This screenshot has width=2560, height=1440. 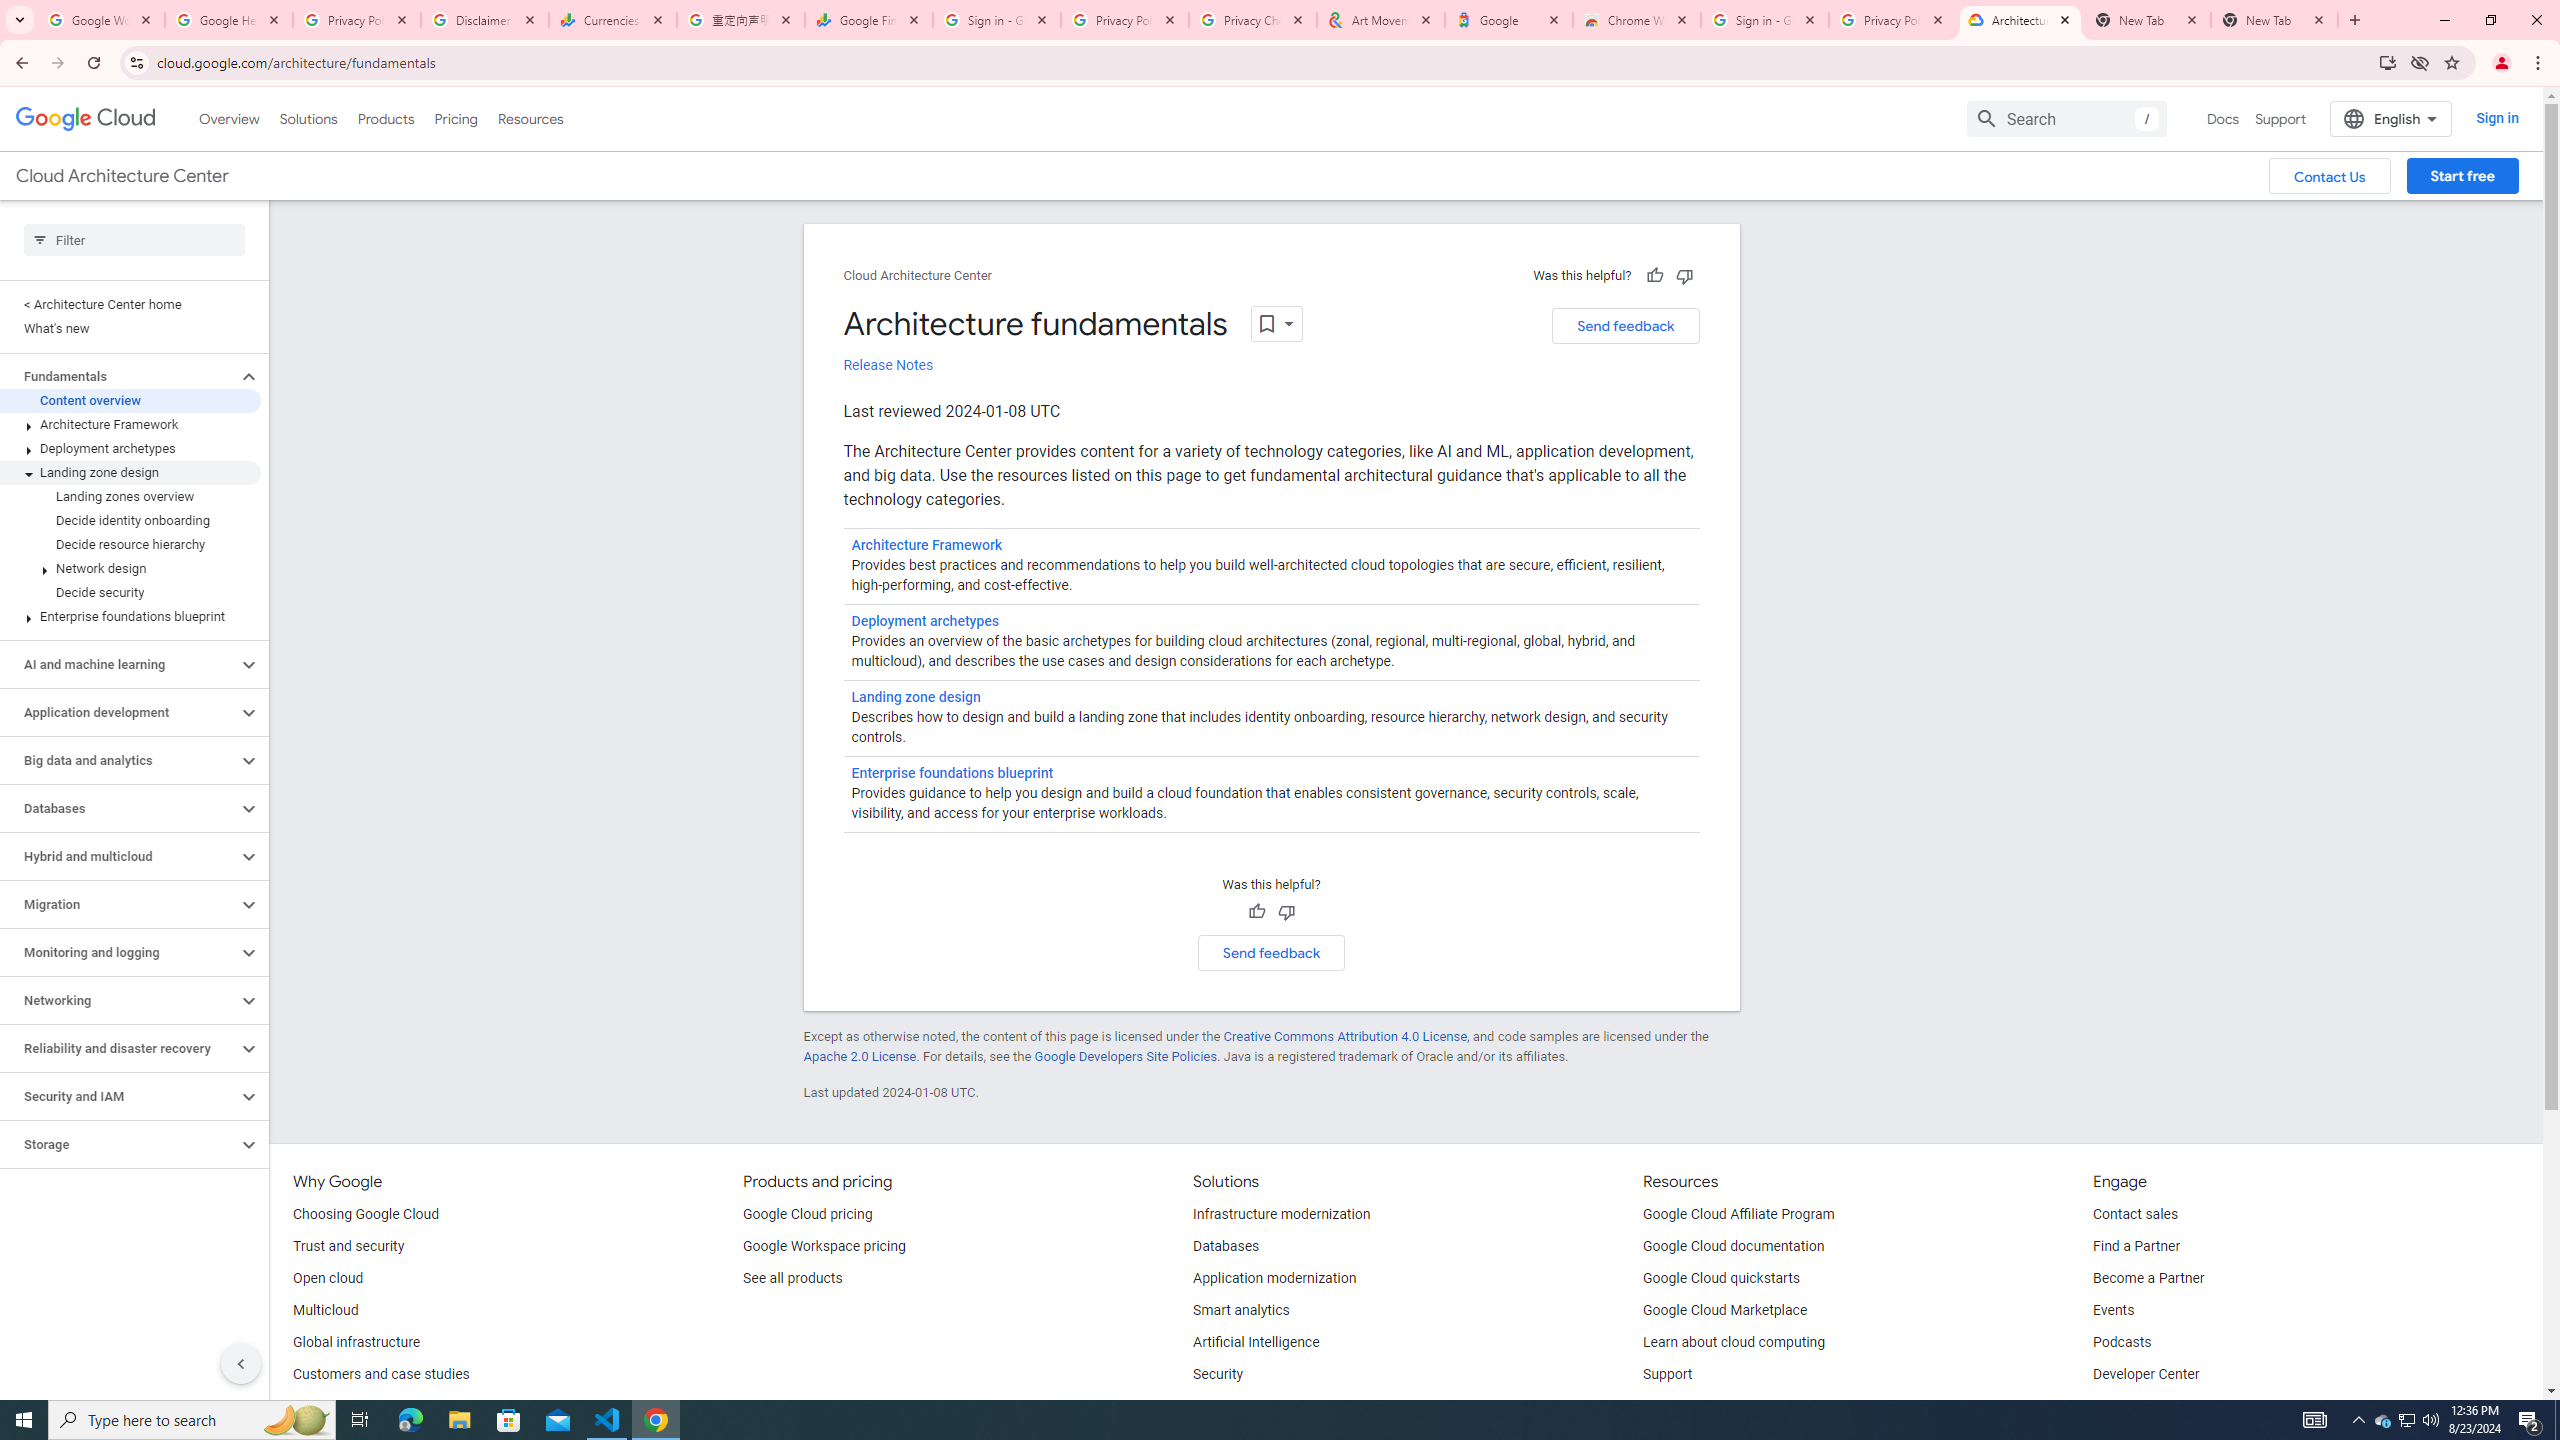 What do you see at coordinates (2274, 19) in the screenshot?
I see `'New Tab'` at bounding box center [2274, 19].